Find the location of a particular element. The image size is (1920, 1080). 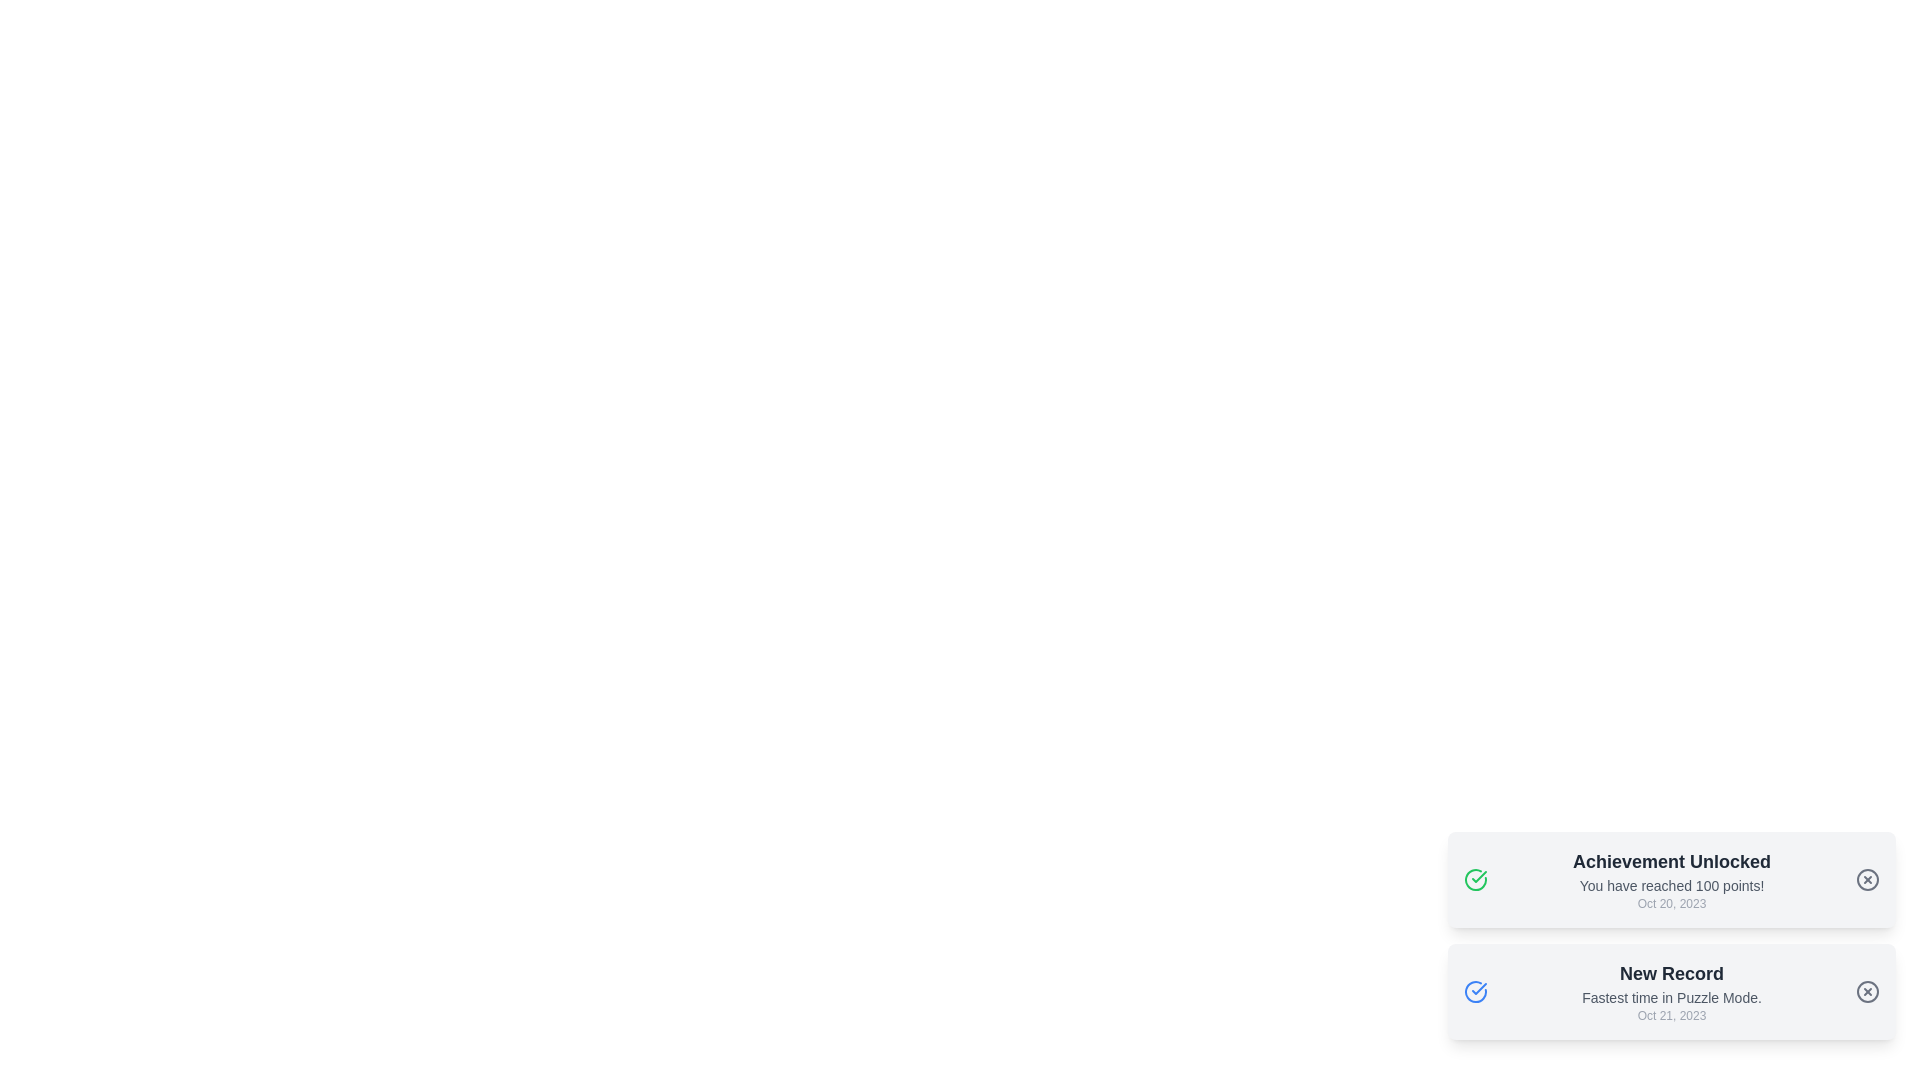

the achievement icon located within the 'Achievement Unlocked' notification card, positioned to the left of the title text is located at coordinates (1476, 878).